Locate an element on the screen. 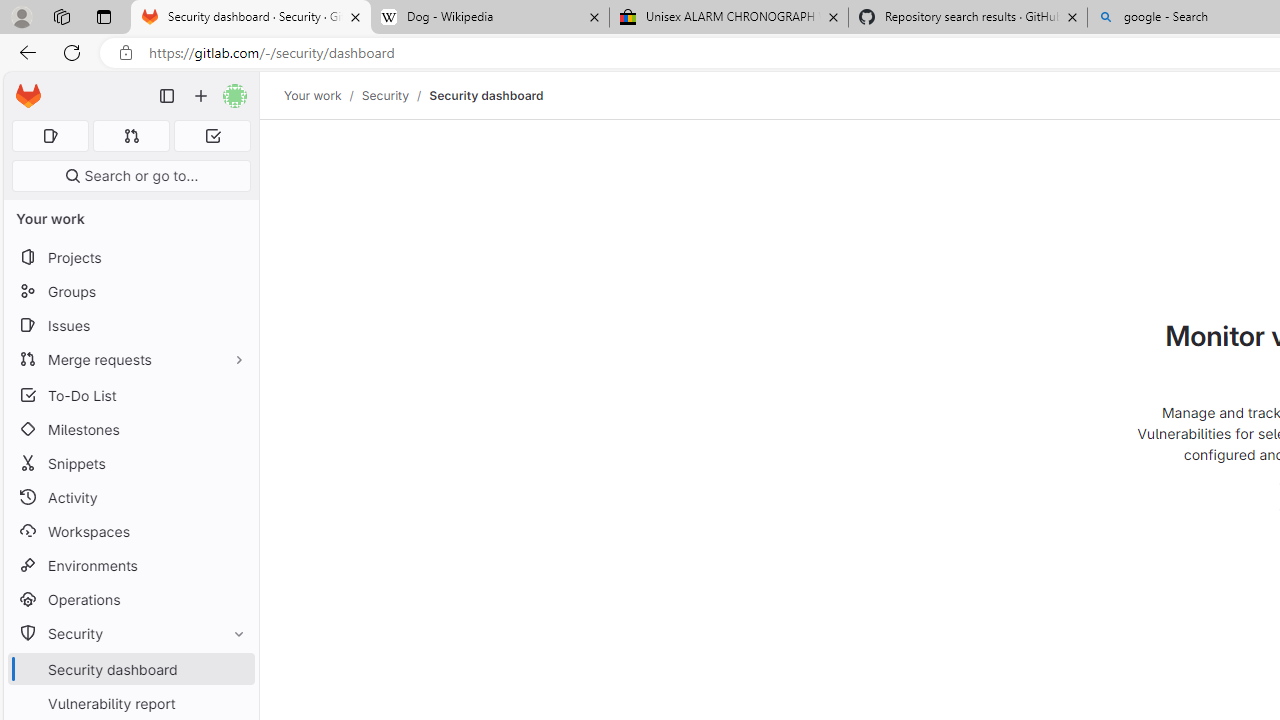  'Homepage' is located at coordinates (28, 96).